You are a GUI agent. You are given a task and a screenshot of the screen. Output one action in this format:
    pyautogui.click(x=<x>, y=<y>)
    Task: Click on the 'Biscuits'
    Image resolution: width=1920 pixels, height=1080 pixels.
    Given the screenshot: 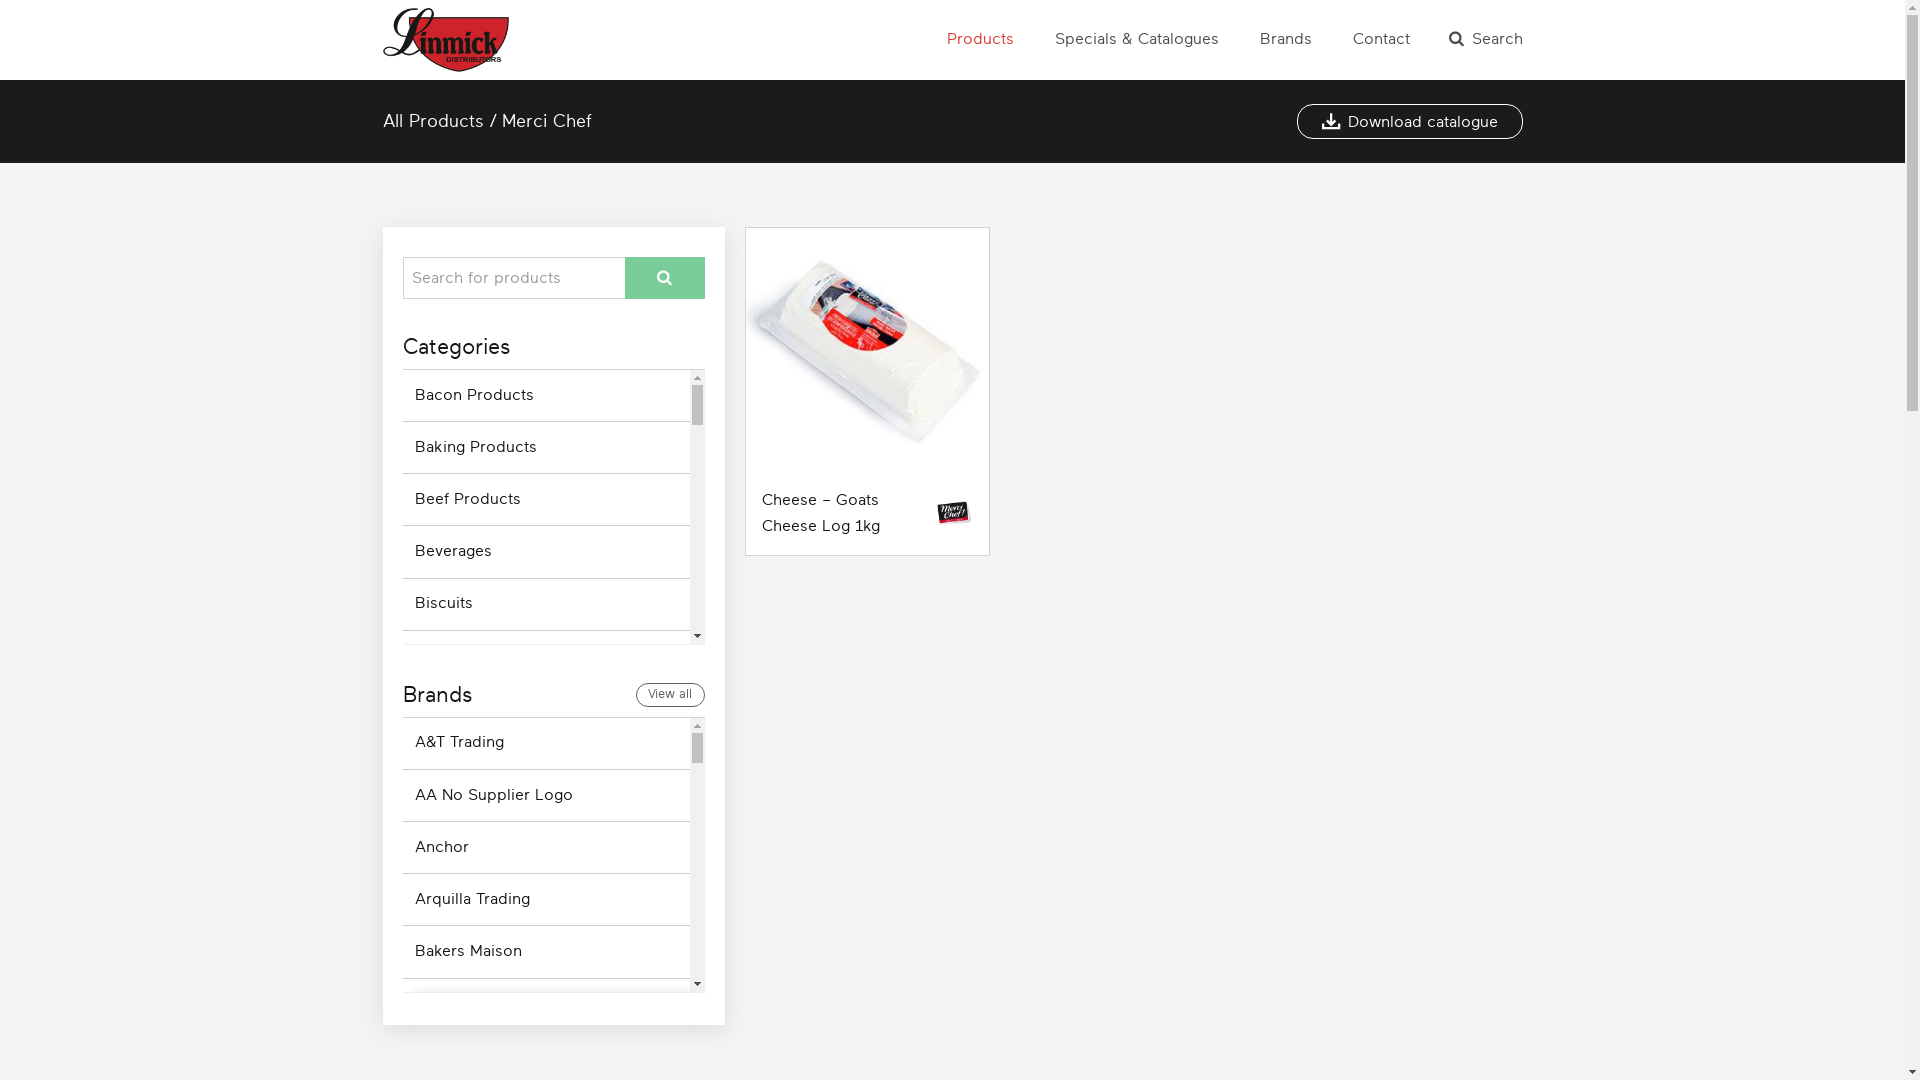 What is the action you would take?
    pyautogui.click(x=545, y=603)
    